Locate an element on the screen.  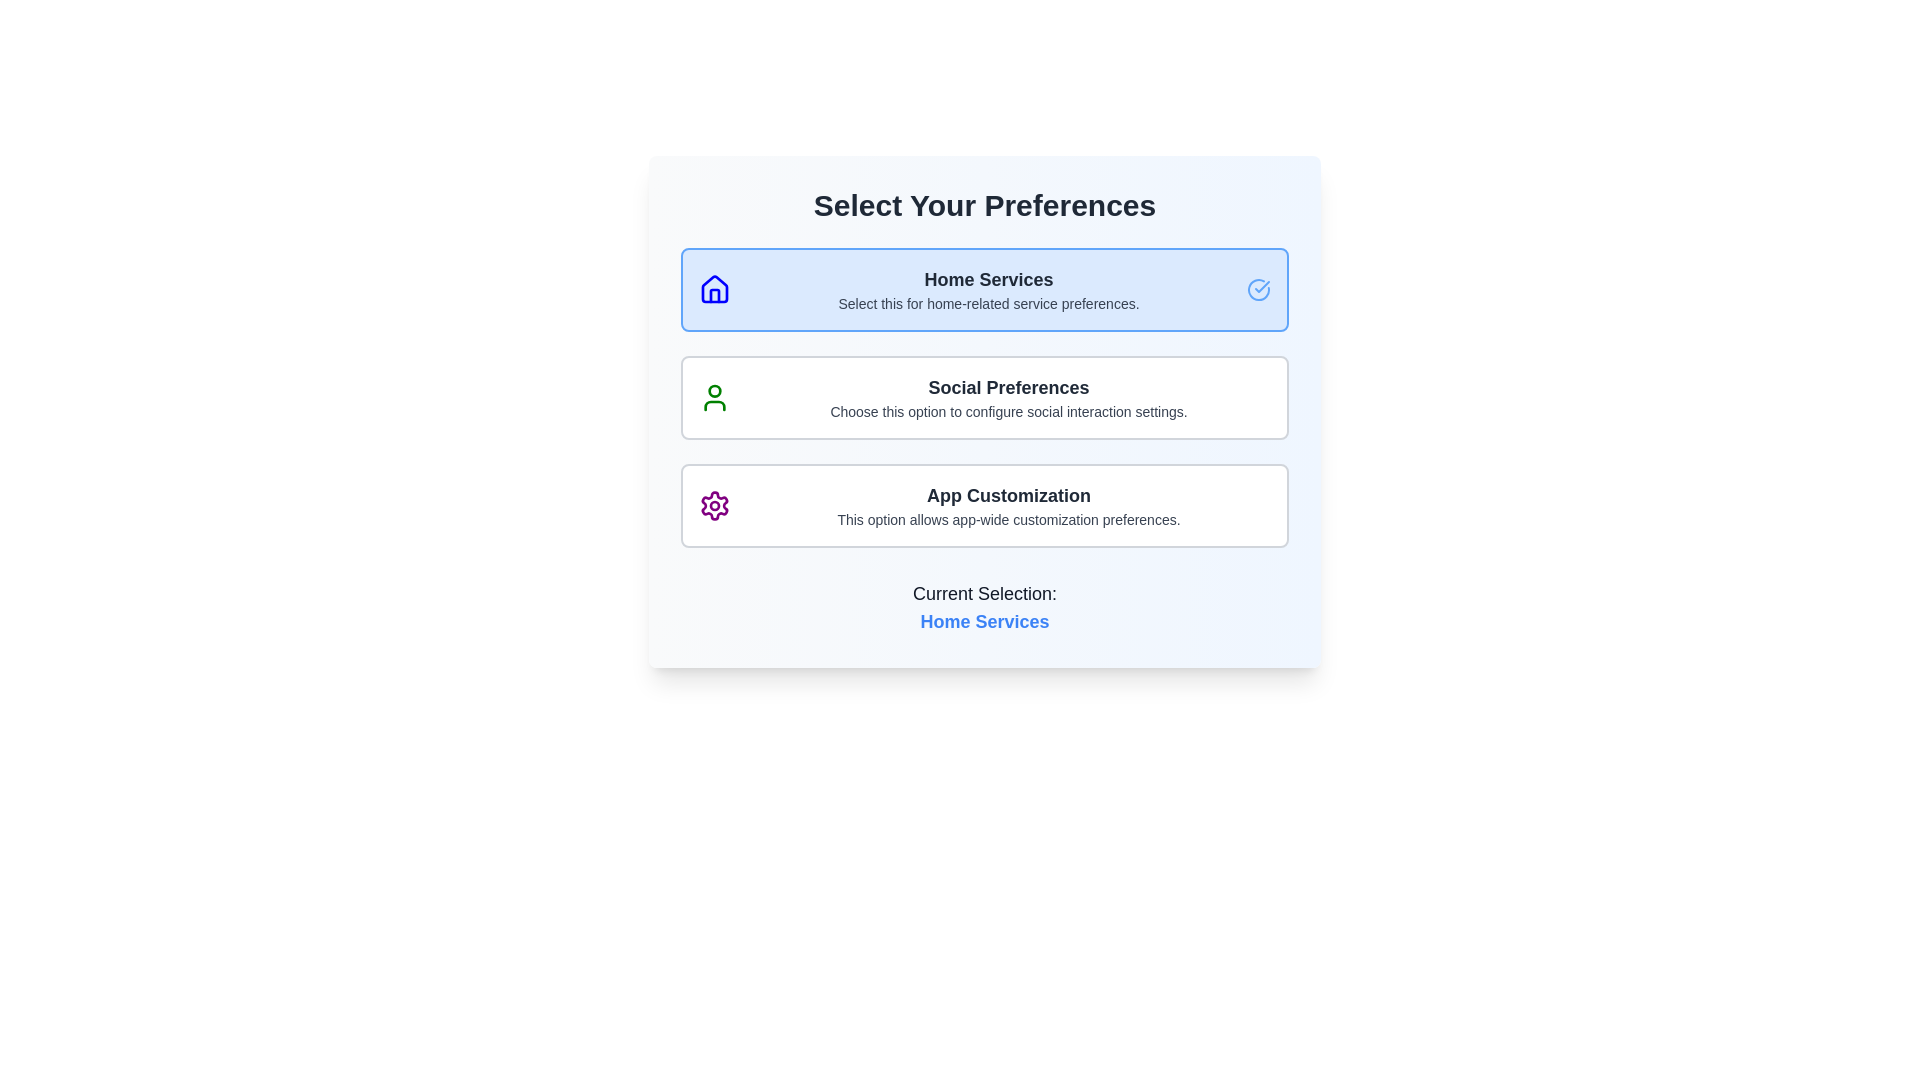
the 'Social Preferences' selectable menu item is located at coordinates (1008, 397).